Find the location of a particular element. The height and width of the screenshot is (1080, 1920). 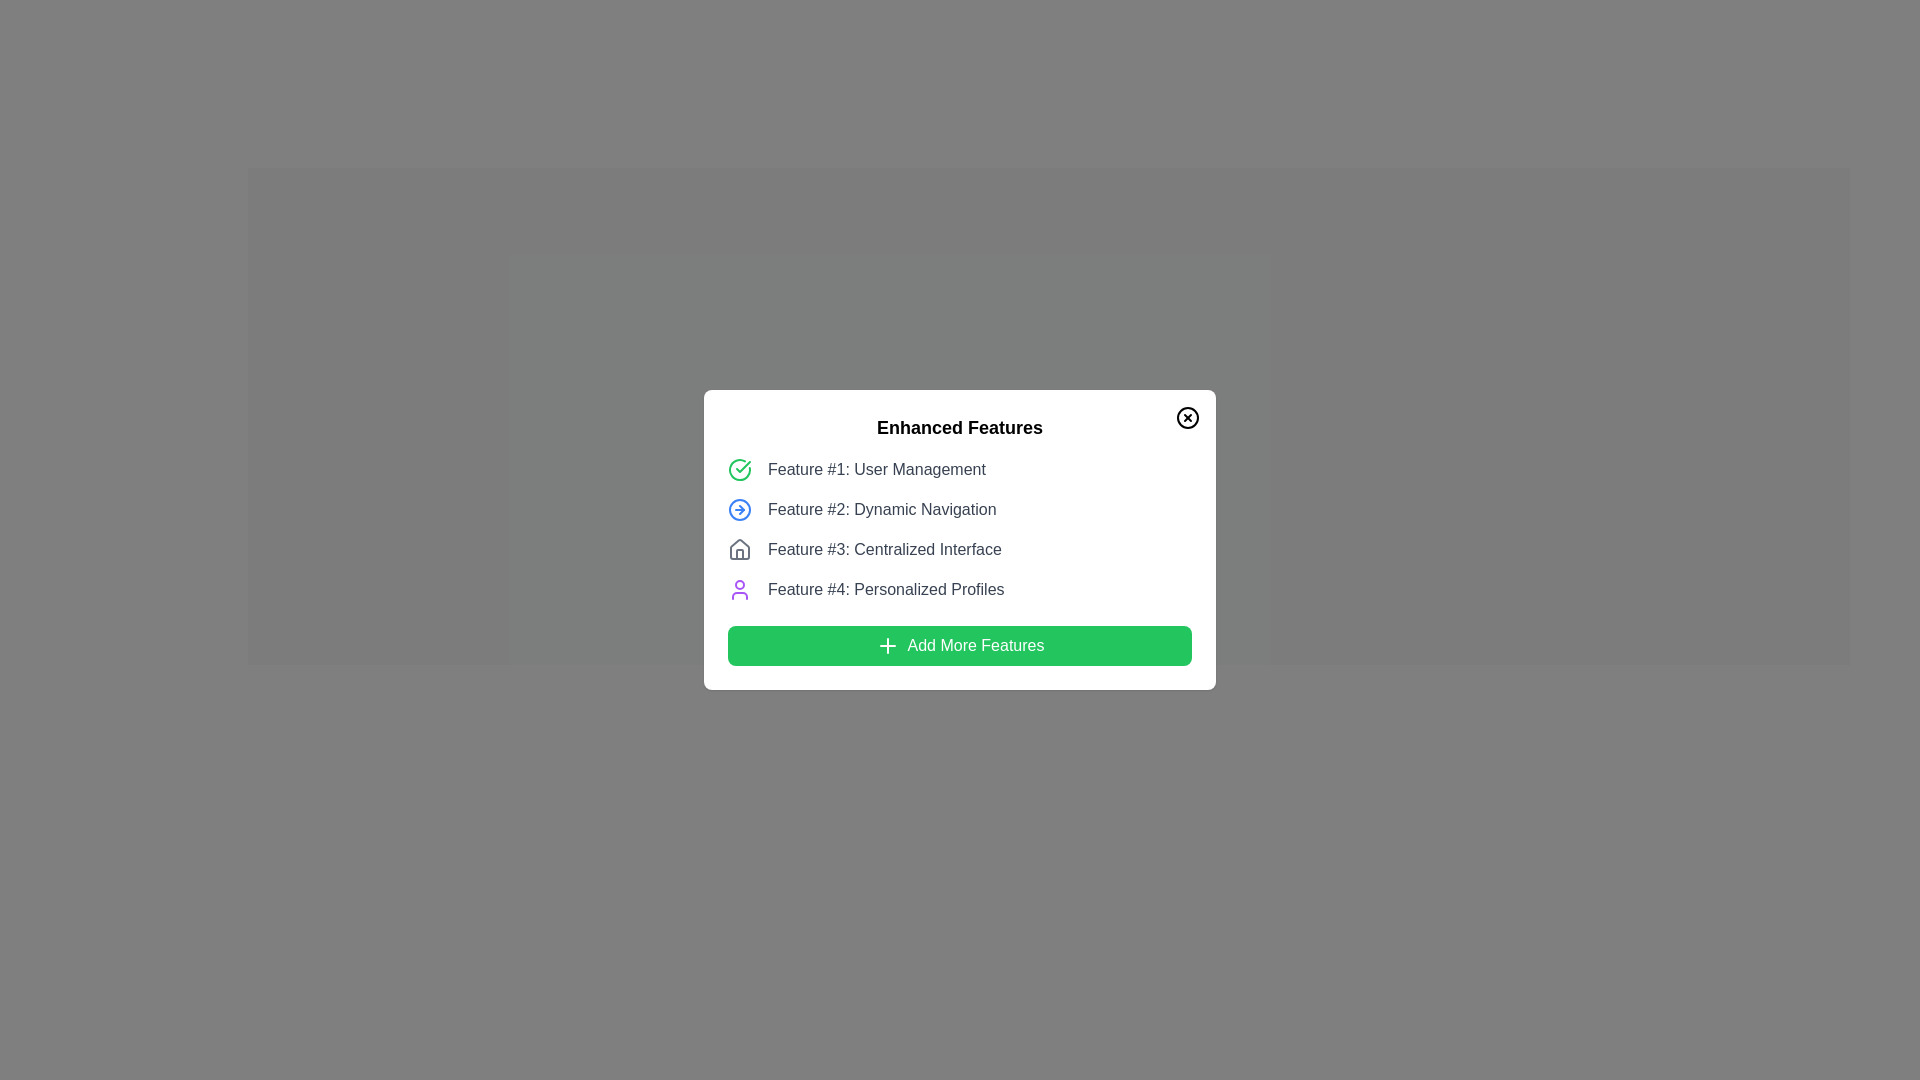

the button located at the bottom of the 'Enhanced Features' dialog box is located at coordinates (960, 645).